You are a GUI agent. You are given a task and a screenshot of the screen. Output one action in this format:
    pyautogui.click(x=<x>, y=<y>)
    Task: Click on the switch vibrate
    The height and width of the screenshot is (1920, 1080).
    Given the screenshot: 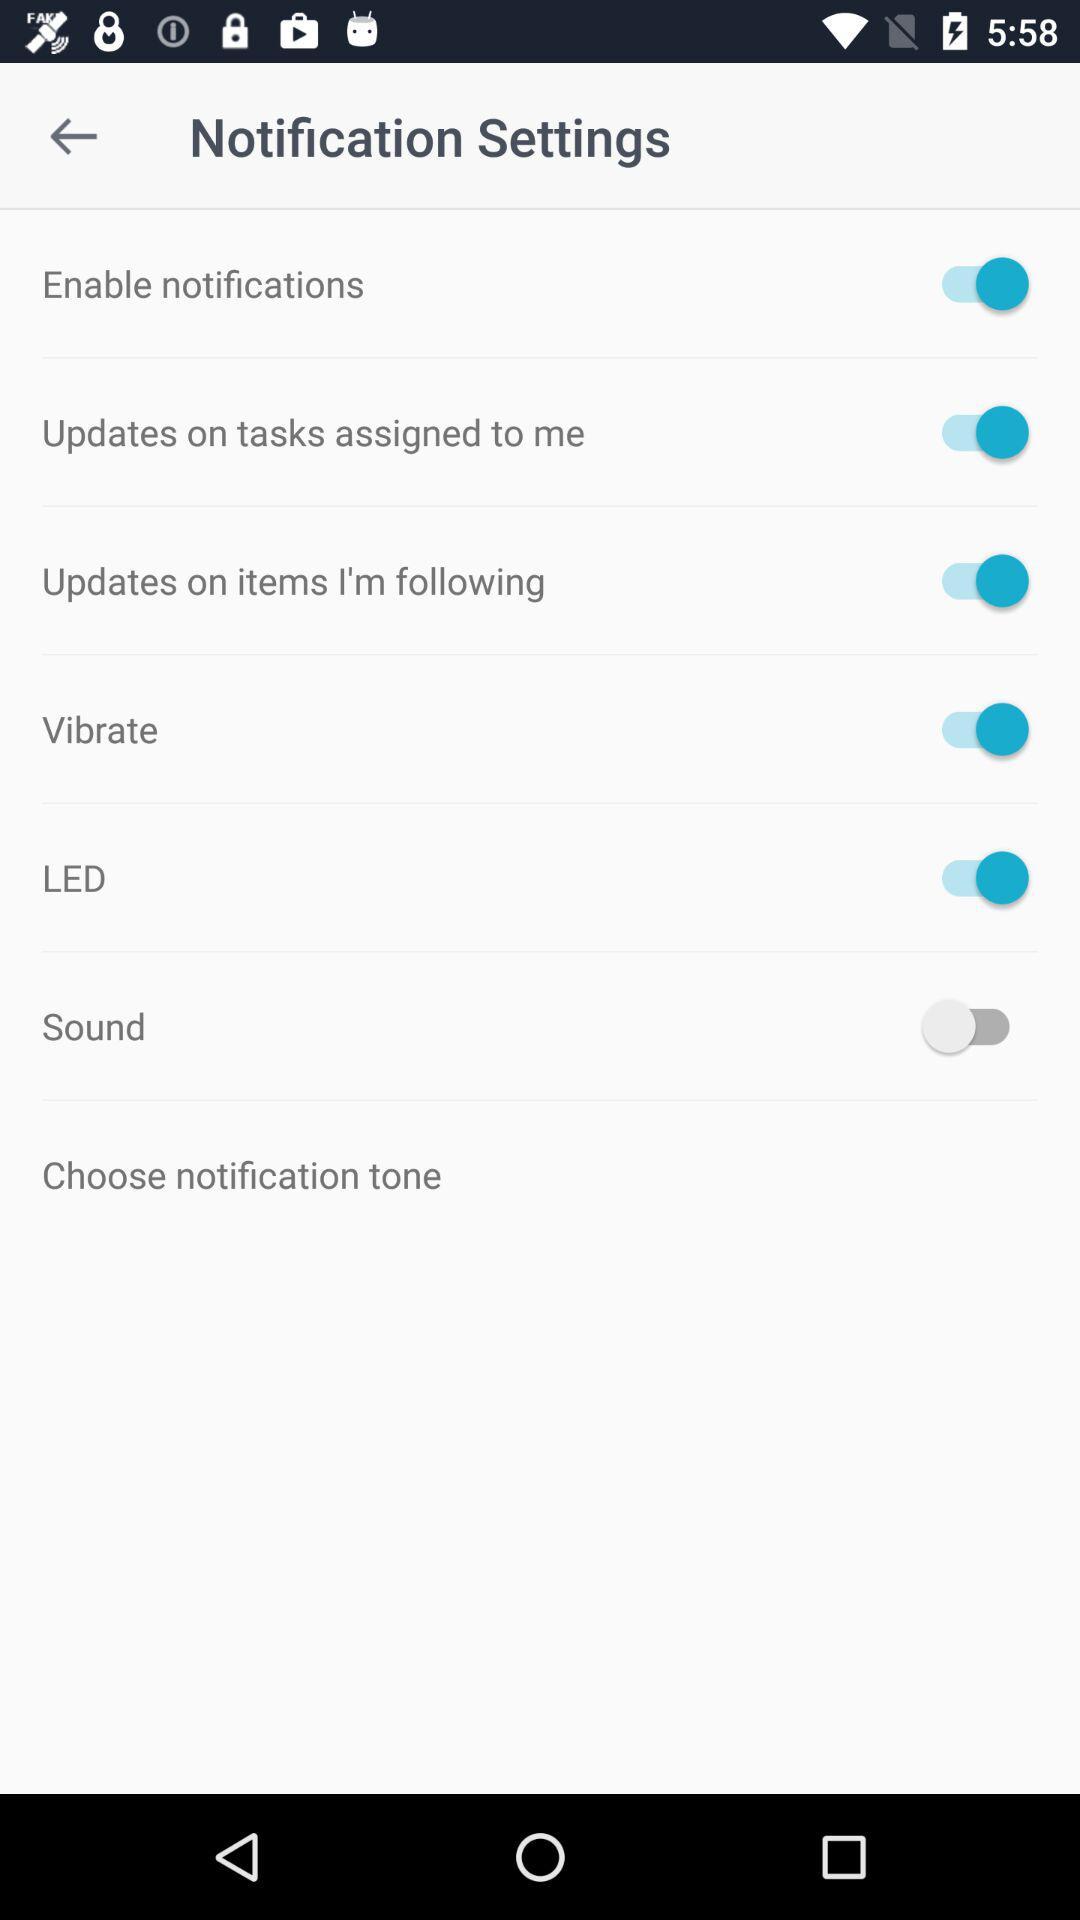 What is the action you would take?
    pyautogui.click(x=974, y=728)
    